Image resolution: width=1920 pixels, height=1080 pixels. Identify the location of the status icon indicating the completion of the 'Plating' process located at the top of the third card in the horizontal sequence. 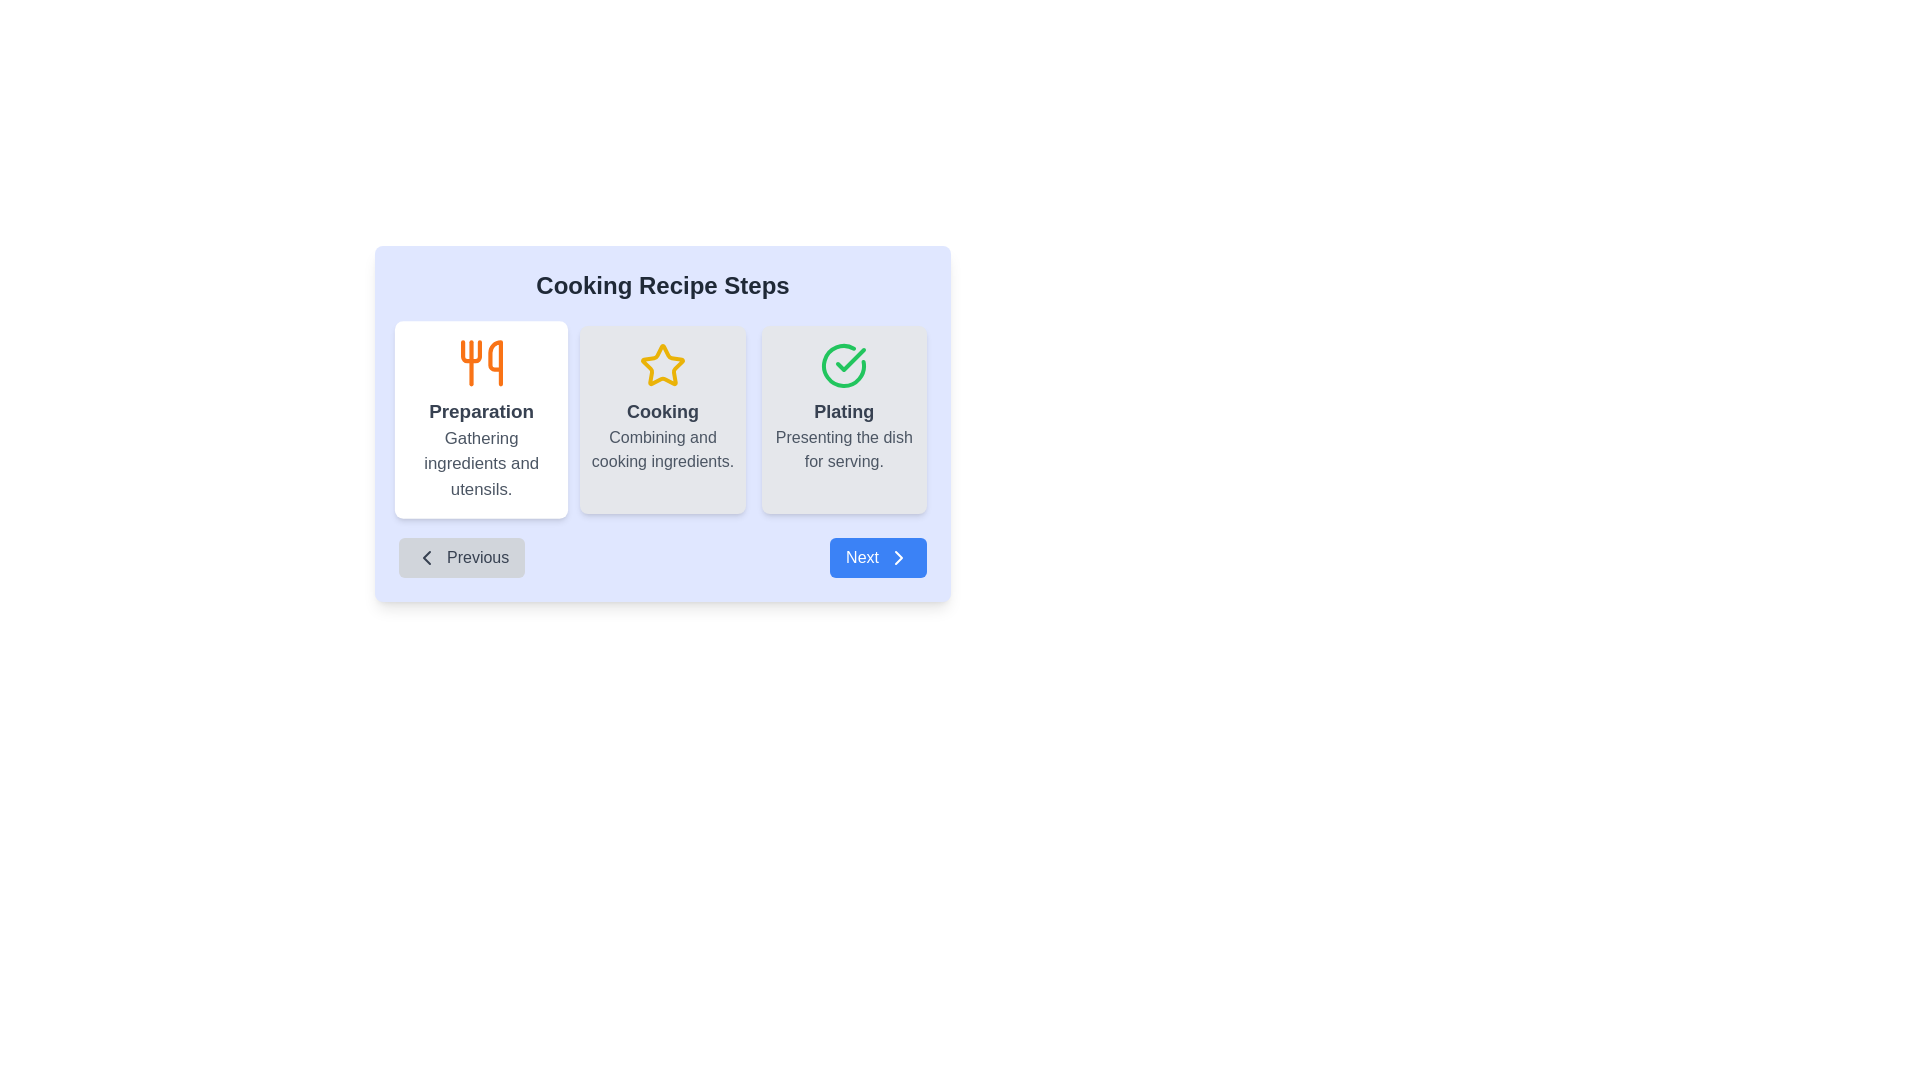
(844, 366).